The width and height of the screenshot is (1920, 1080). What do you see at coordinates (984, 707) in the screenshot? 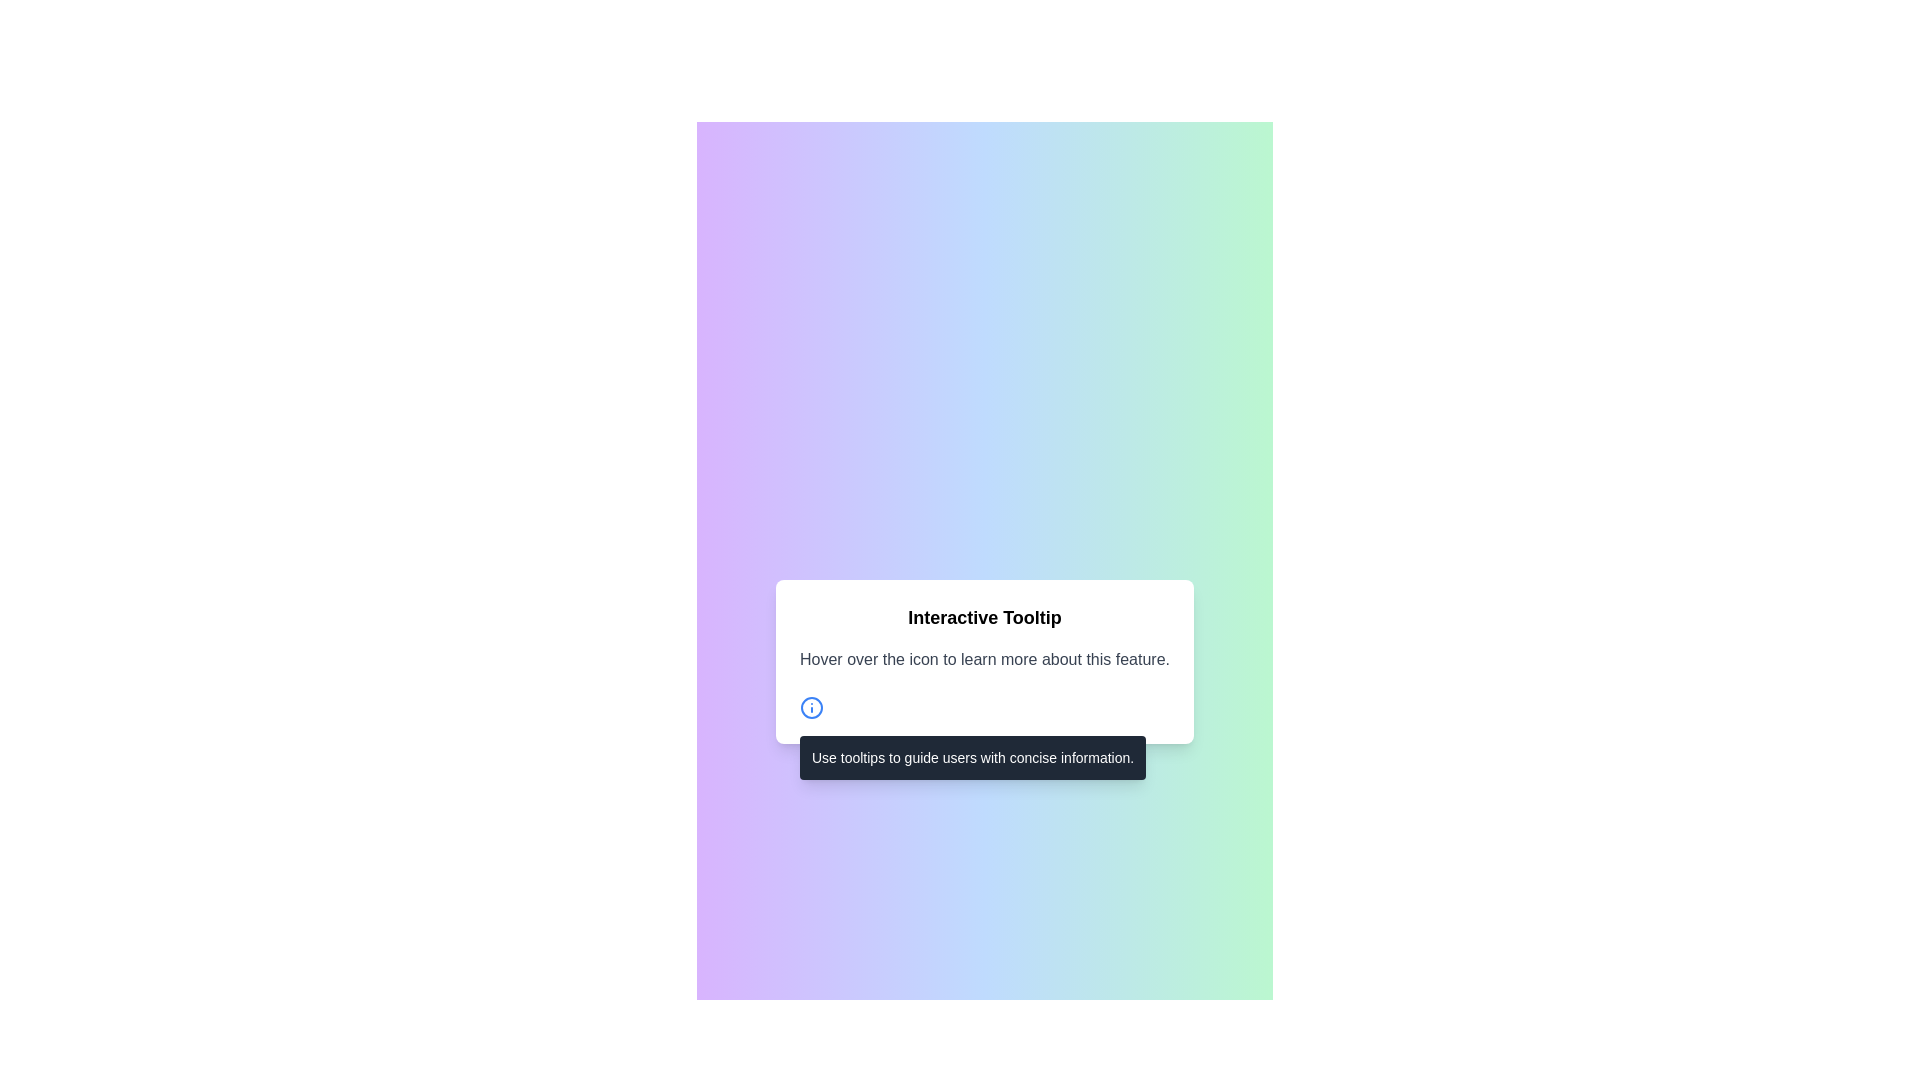
I see `the tooltip box with the text 'Use tooltips to guide users with concise information'` at bounding box center [984, 707].